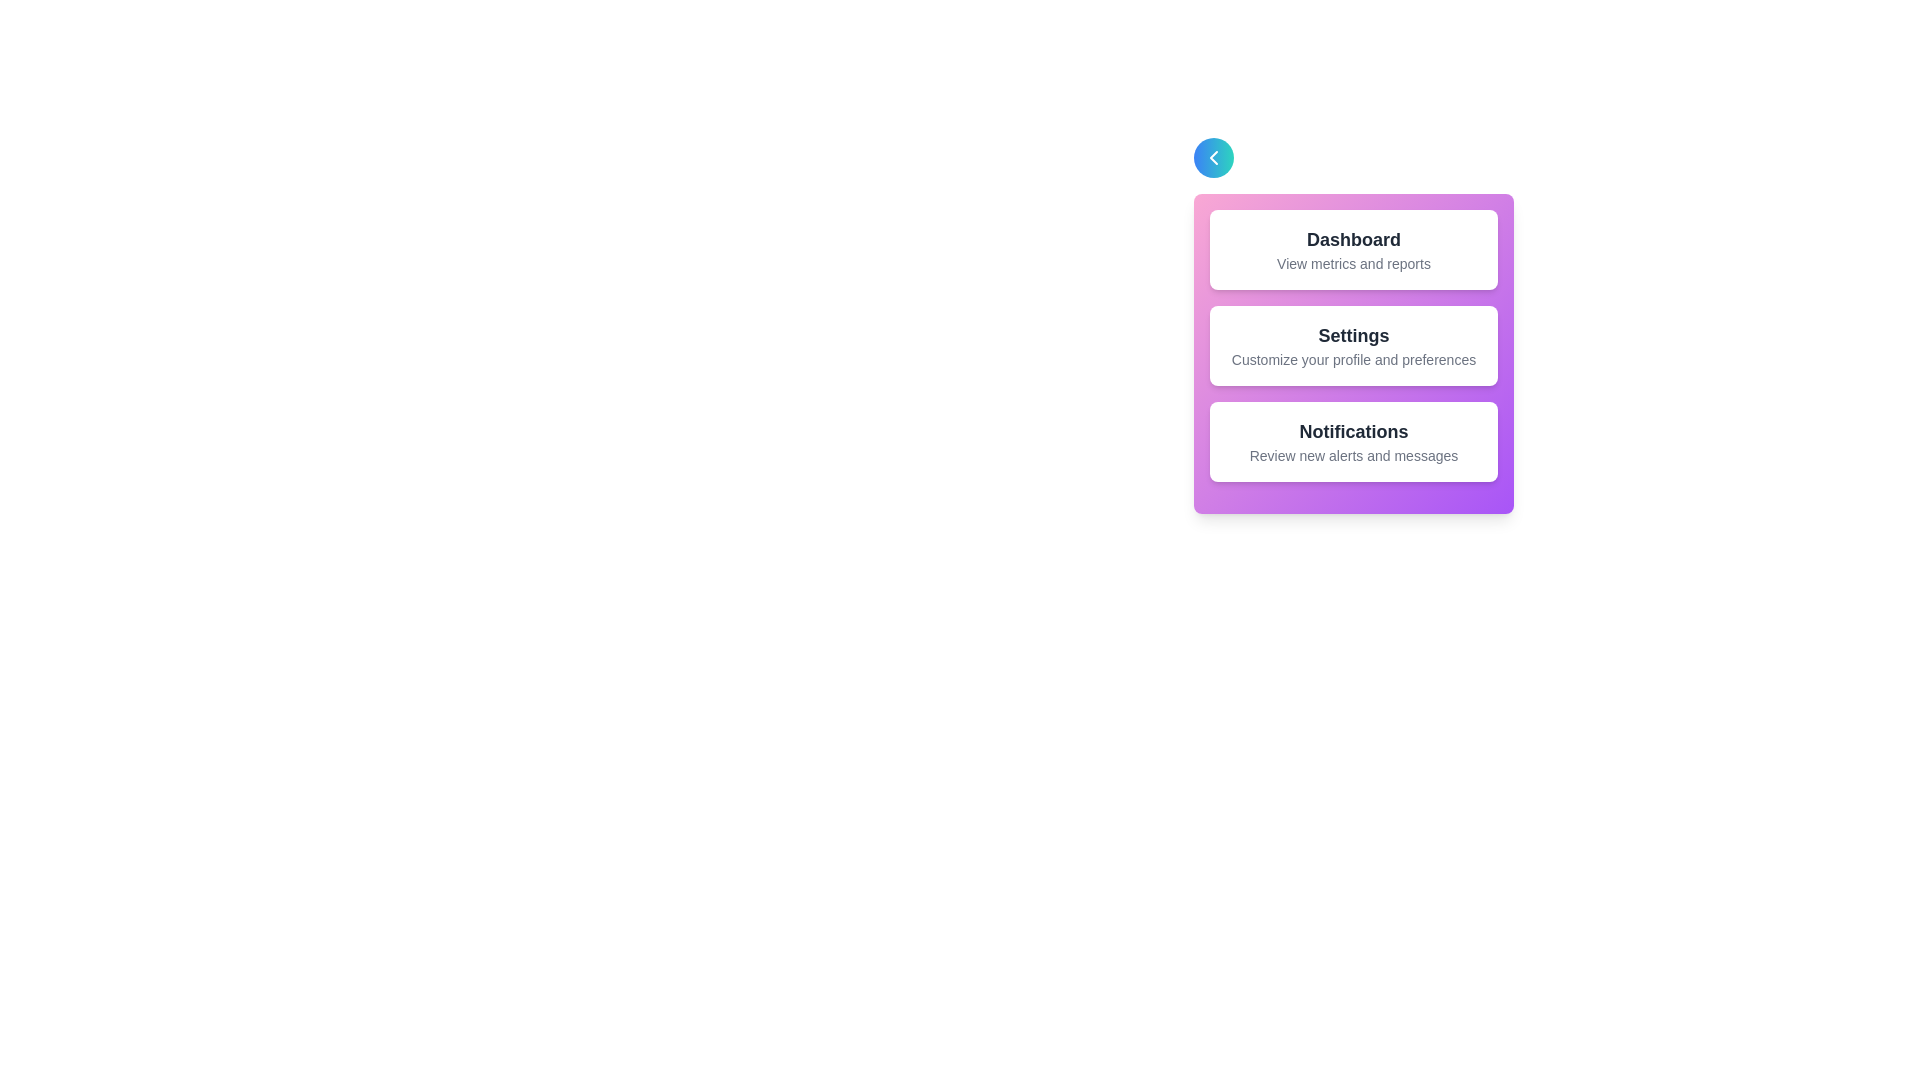  Describe the element at coordinates (1213, 157) in the screenshot. I see `toggle button to change the drawer state` at that location.